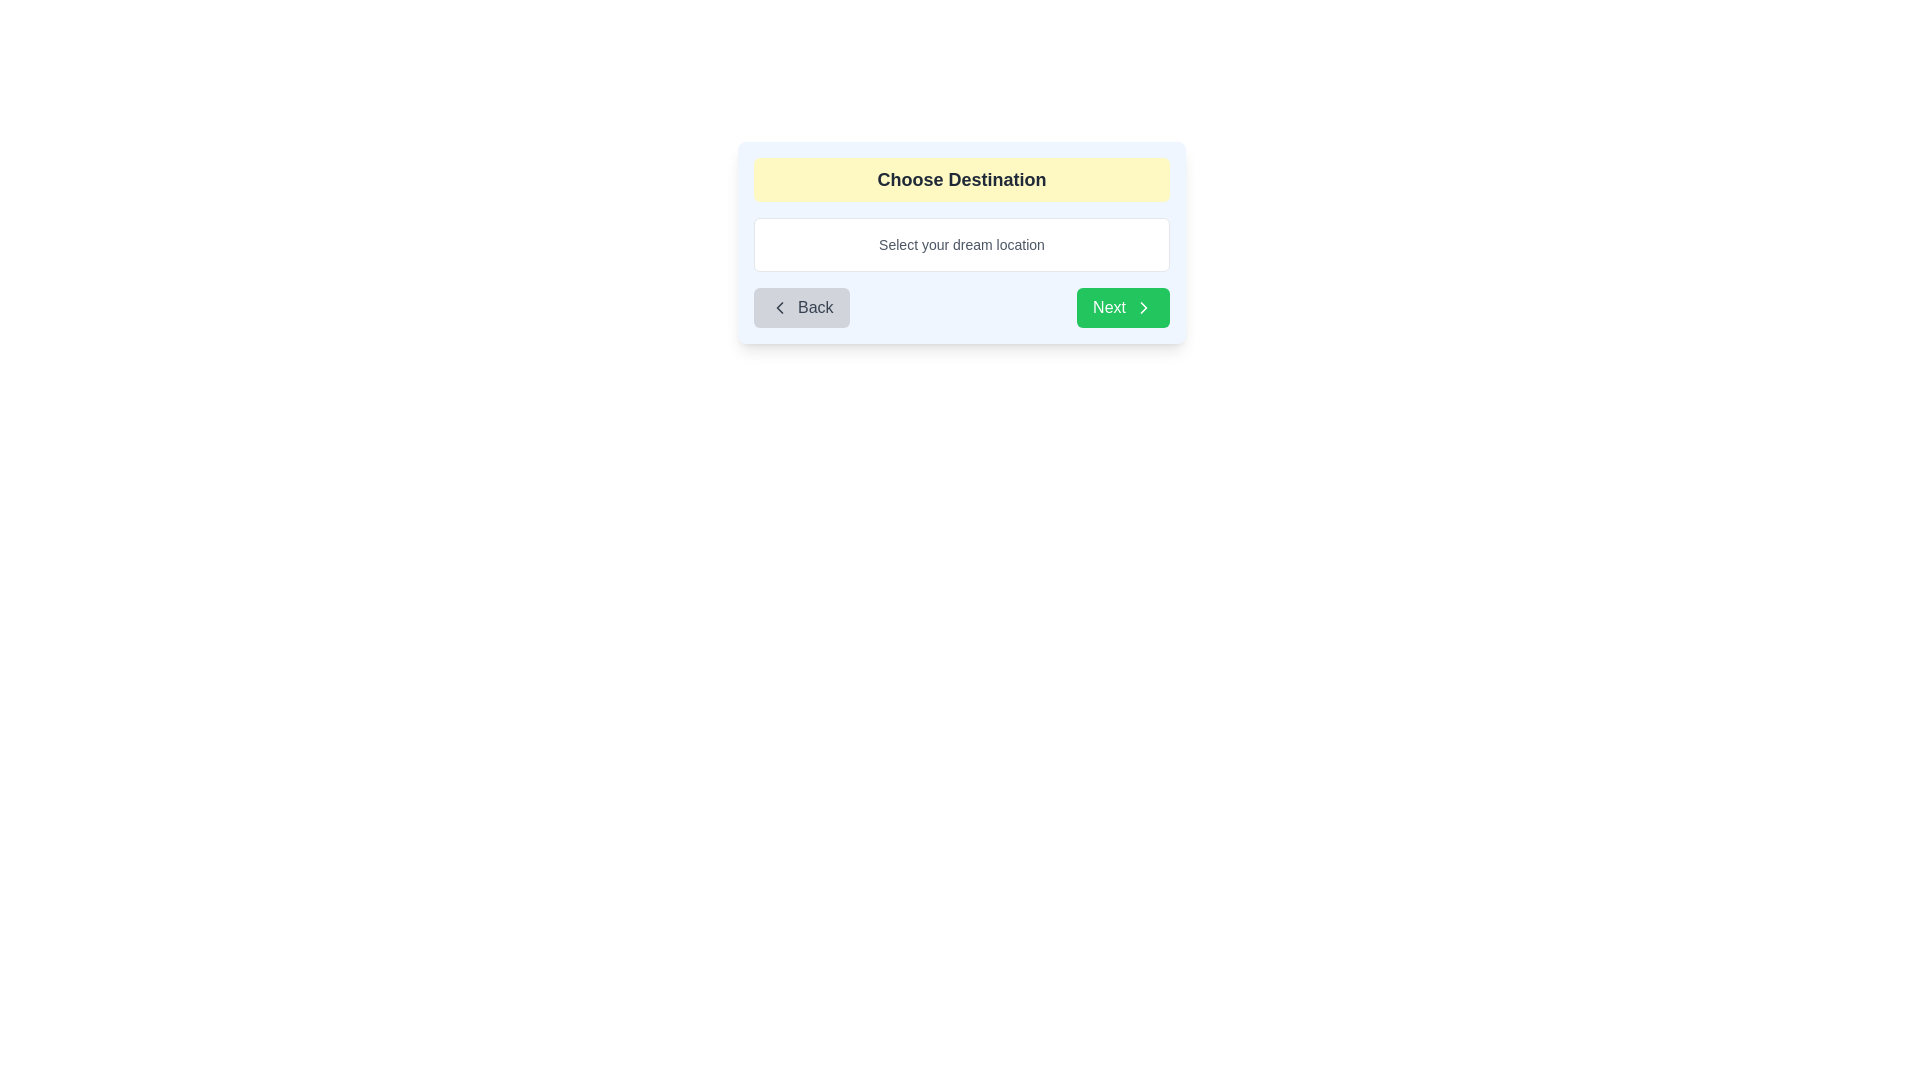  Describe the element at coordinates (1143, 308) in the screenshot. I see `the chevron icon located at the right edge of the 'Next' green button at the bottom right of the form interface` at that location.